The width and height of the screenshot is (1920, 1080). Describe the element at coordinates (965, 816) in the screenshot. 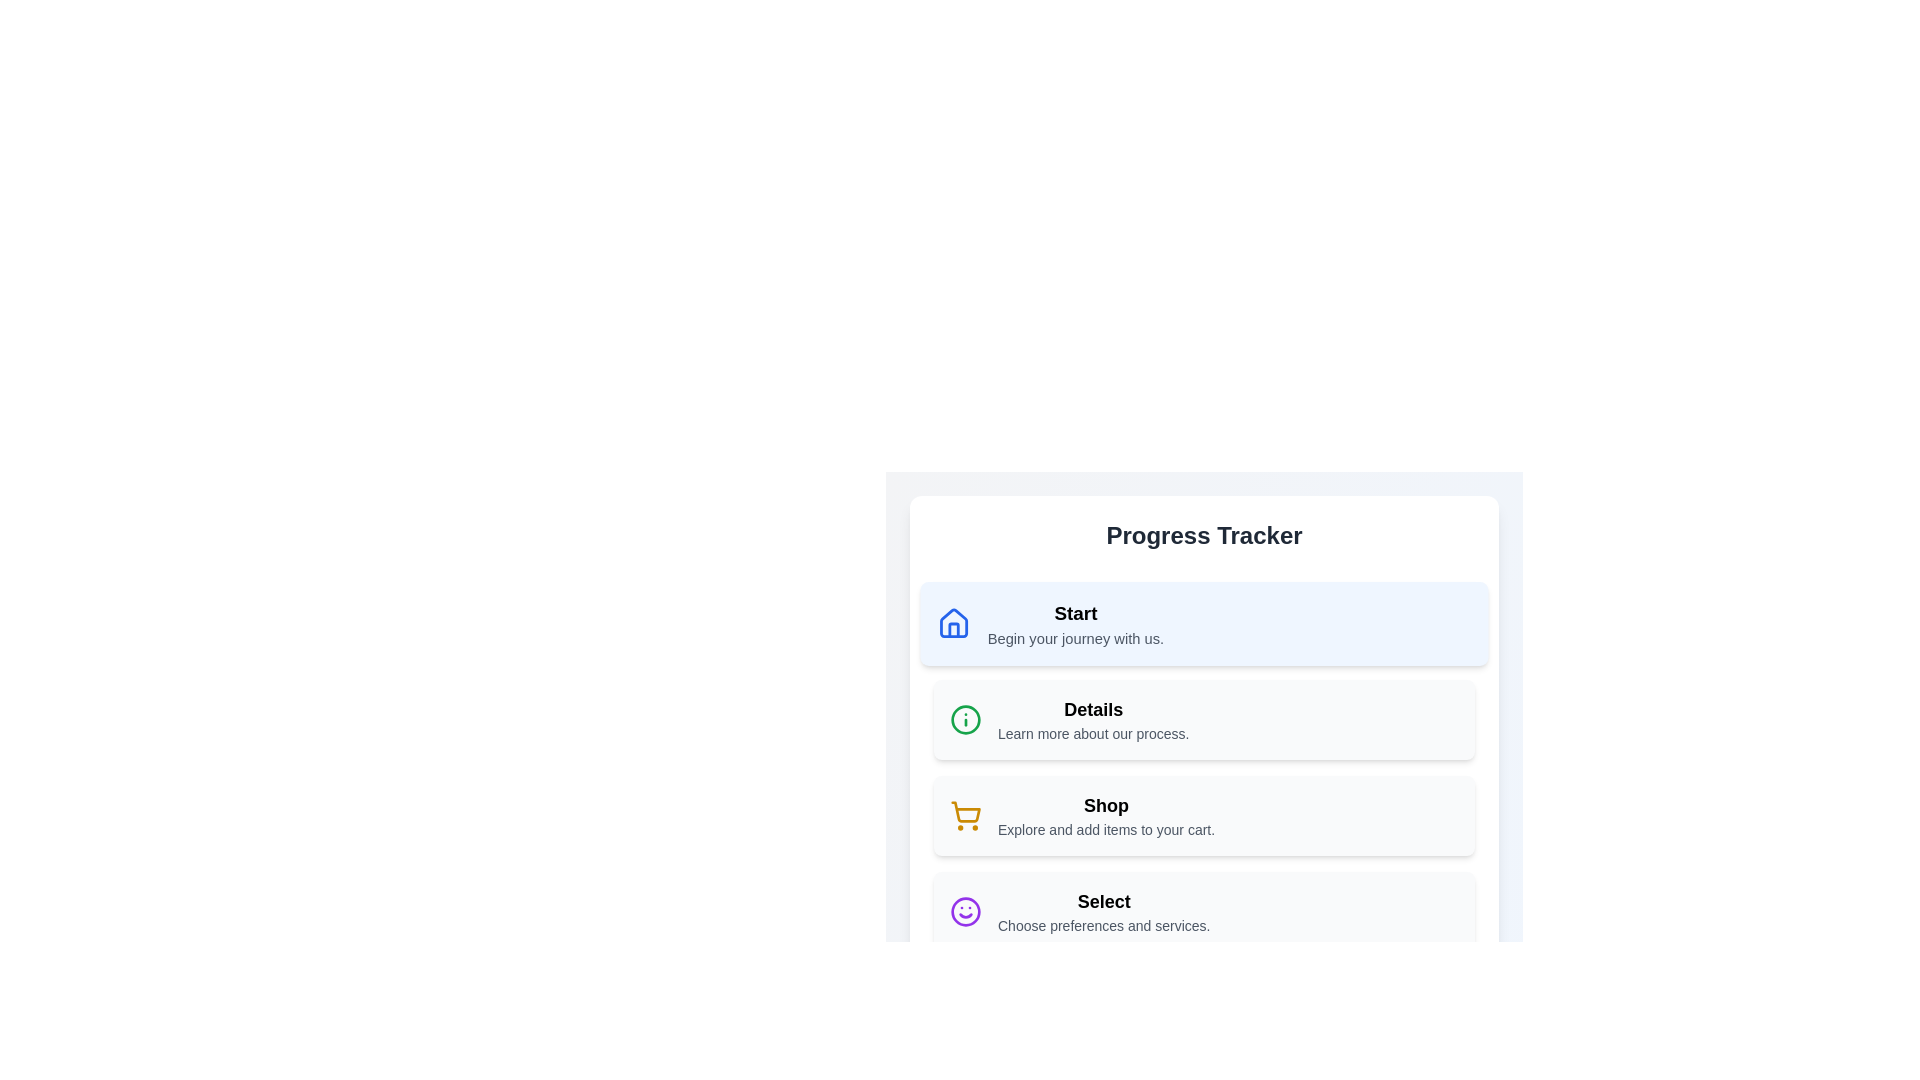

I see `the Shopping Cart icon located in the Progress Tracker section, which is positioned immediately to the left of the 'Shop' text` at that location.